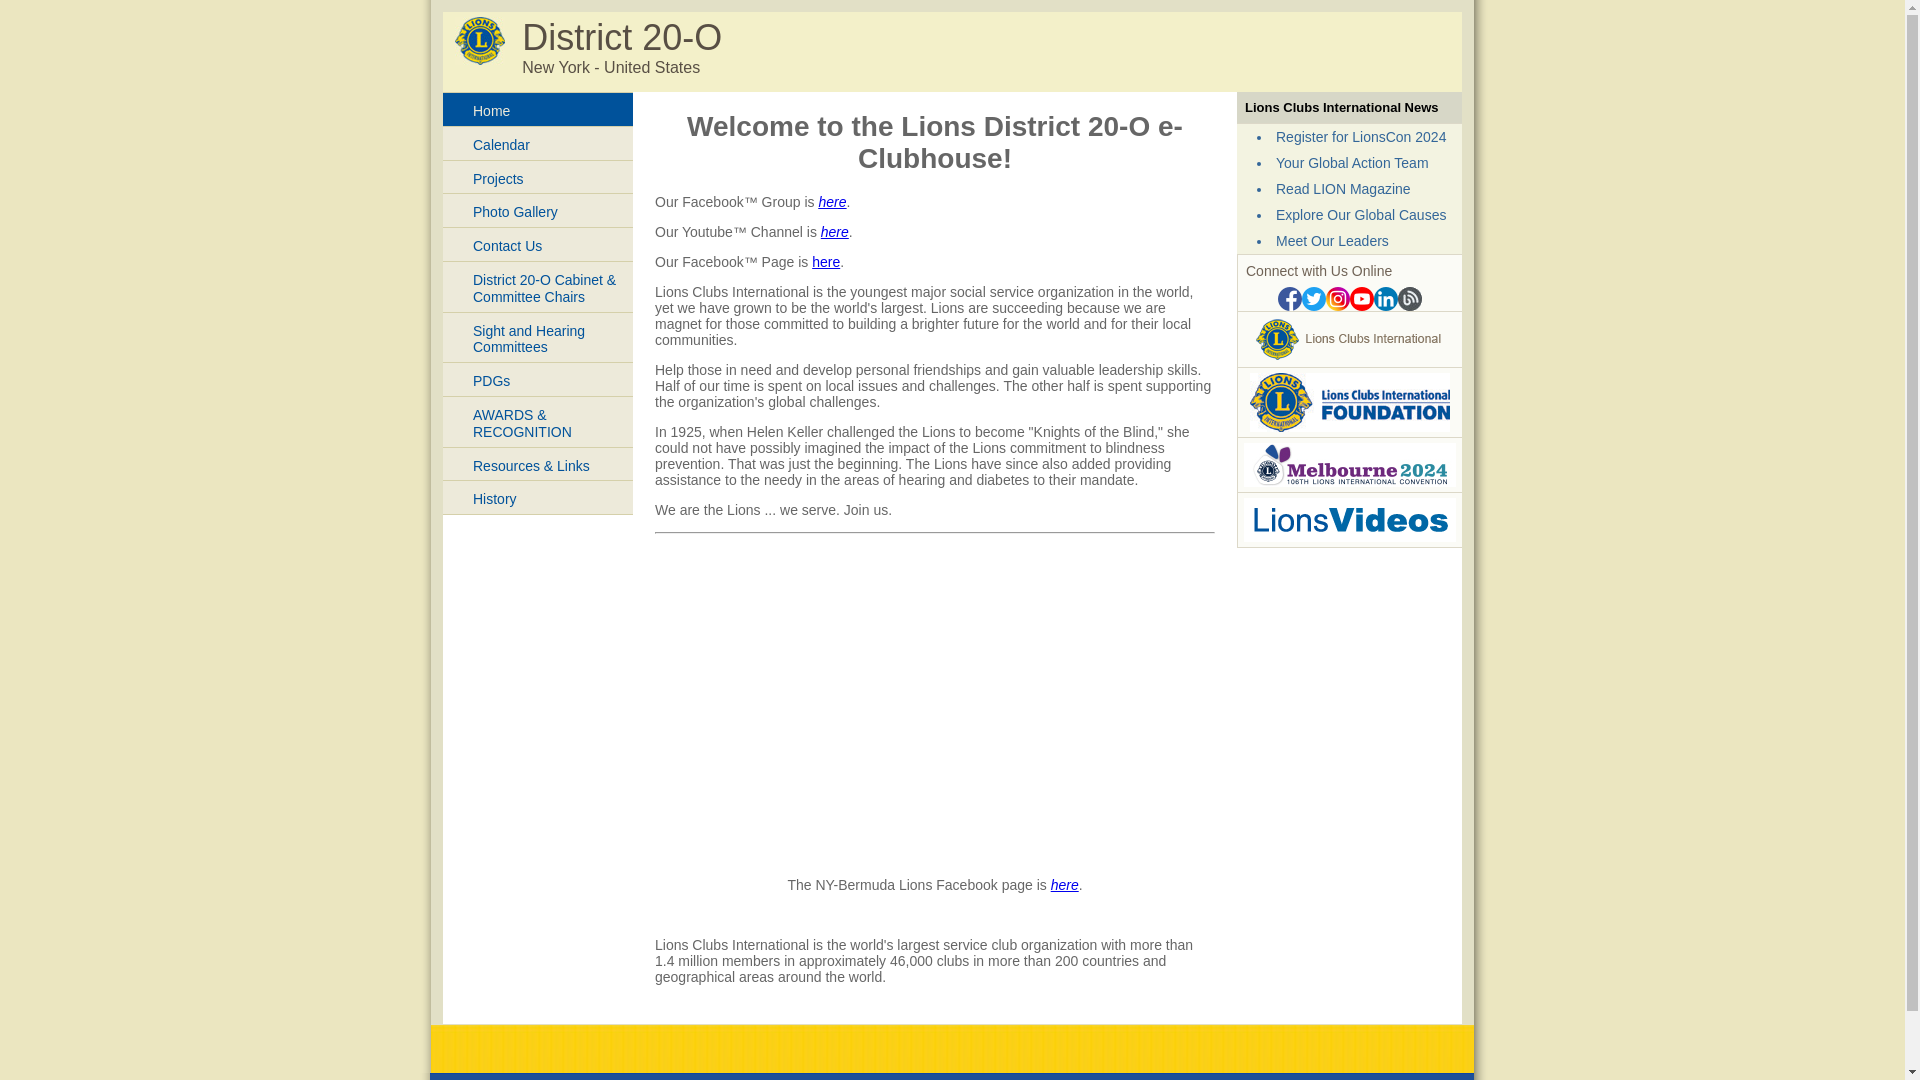 This screenshot has width=1920, height=1080. Describe the element at coordinates (537, 464) in the screenshot. I see `'Resources & Links'` at that location.